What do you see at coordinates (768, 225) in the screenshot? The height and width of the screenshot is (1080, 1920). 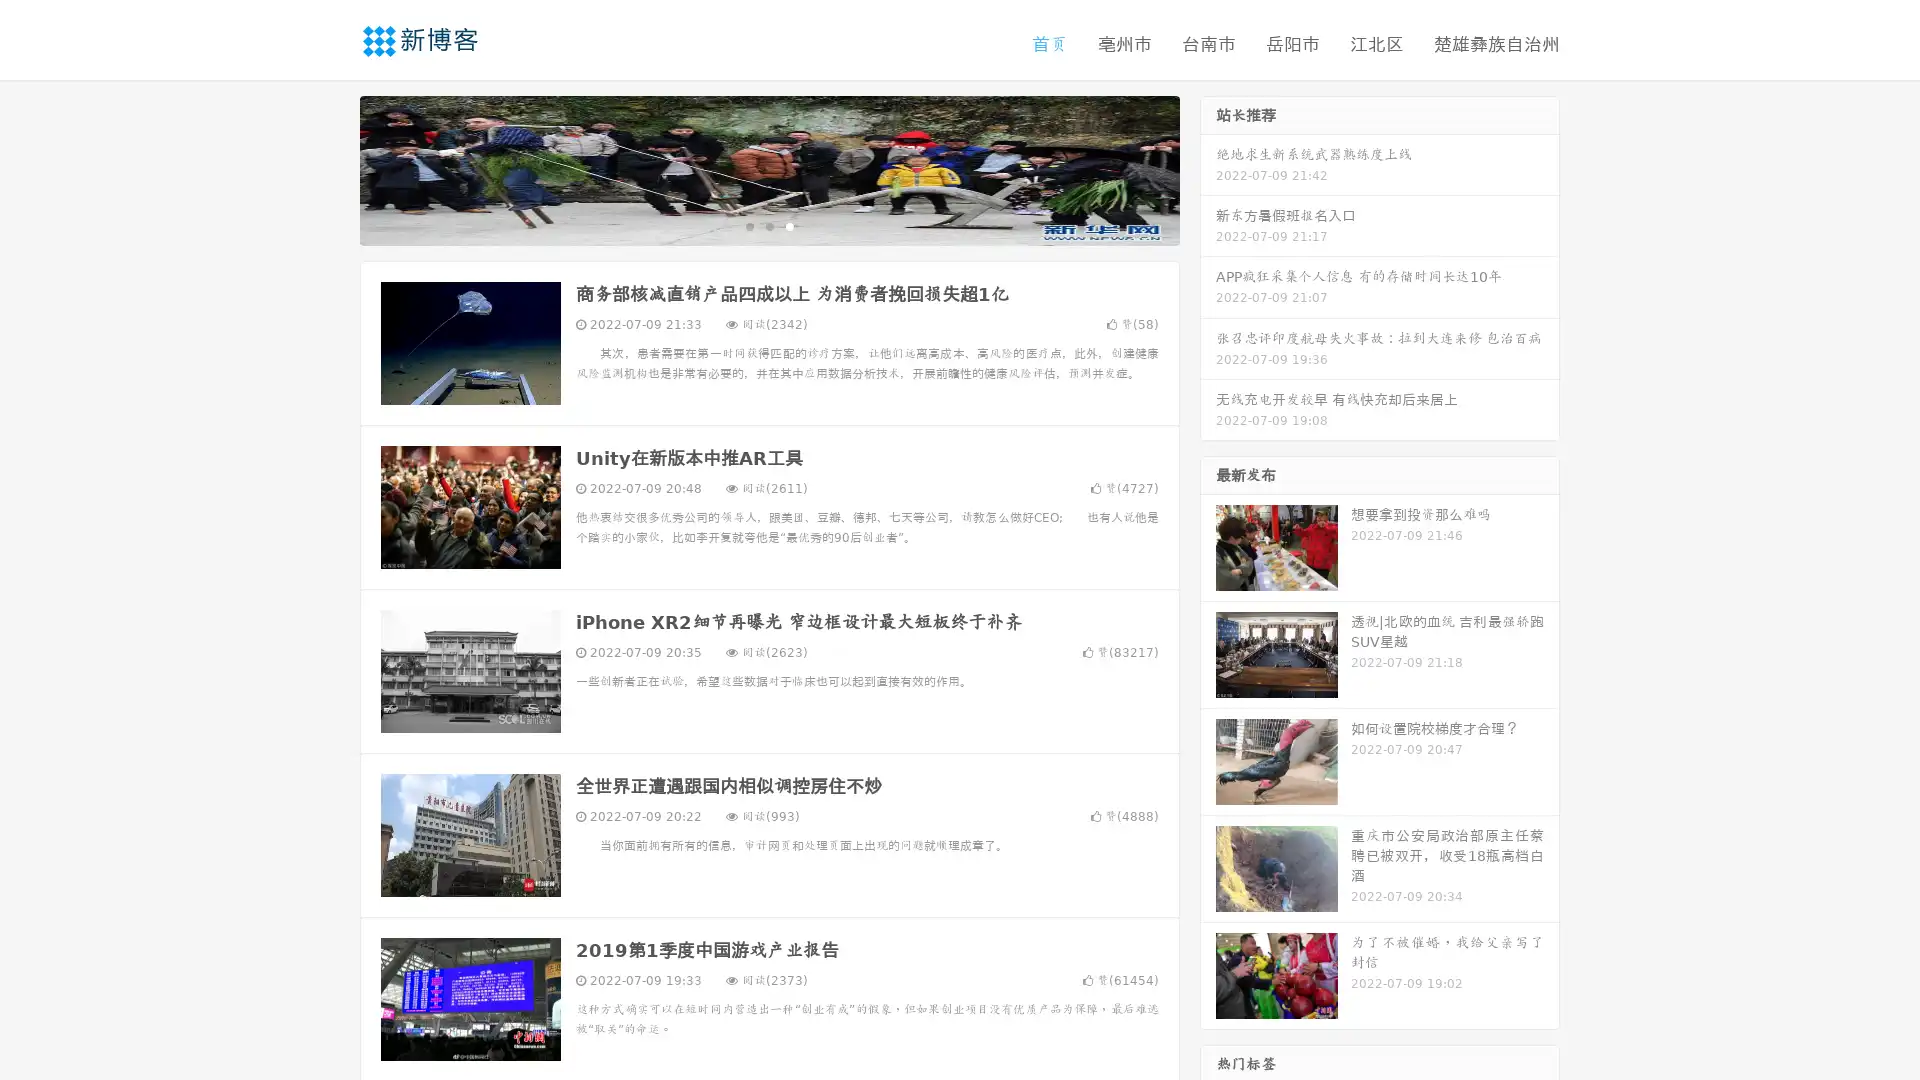 I see `Go to slide 2` at bounding box center [768, 225].